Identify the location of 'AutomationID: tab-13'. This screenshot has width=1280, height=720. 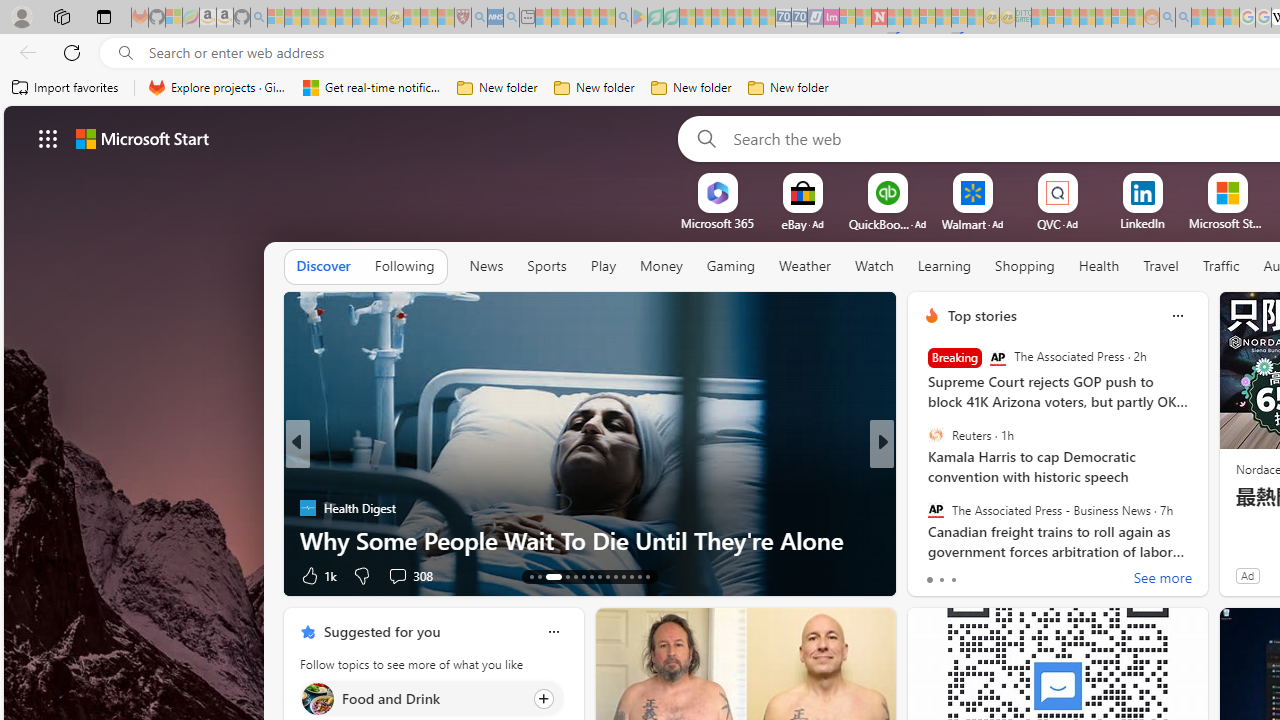
(531, 577).